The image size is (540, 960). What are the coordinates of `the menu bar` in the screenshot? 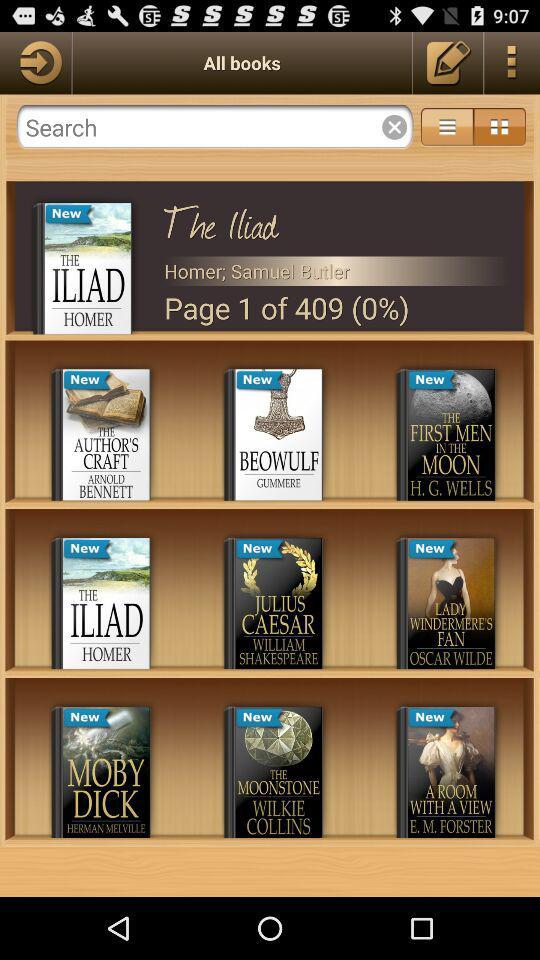 It's located at (498, 126).